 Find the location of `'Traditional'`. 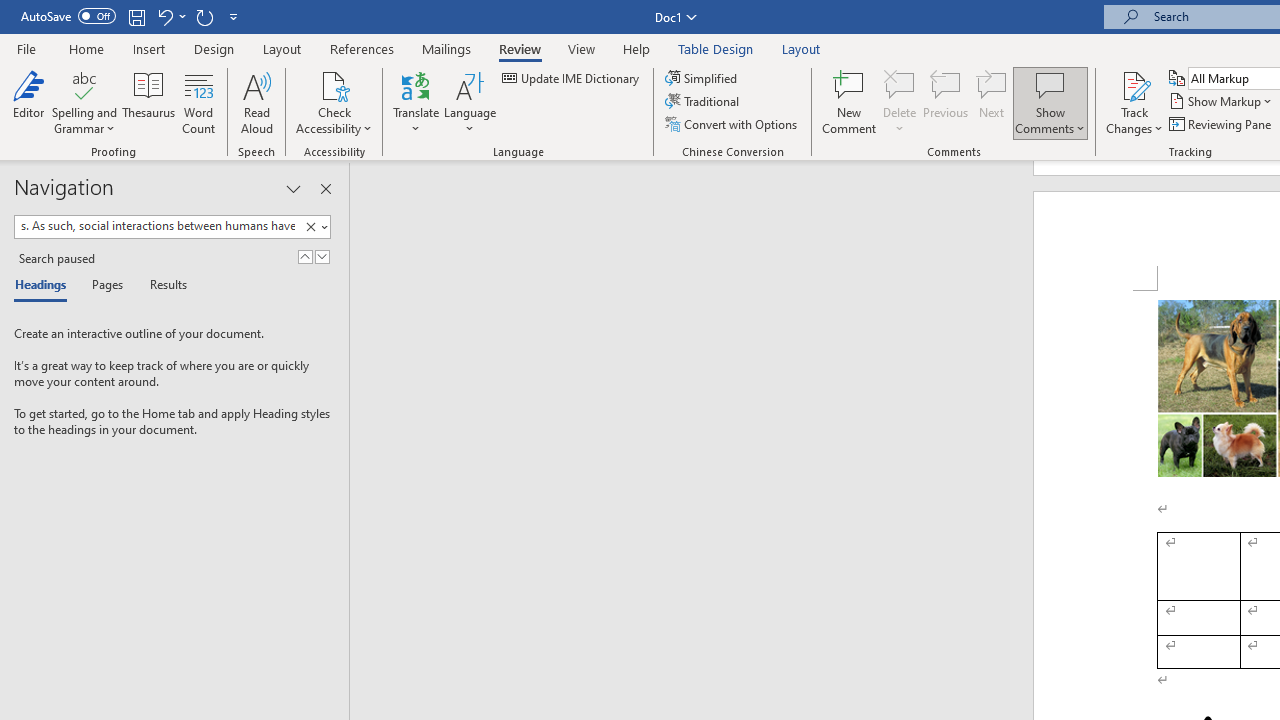

'Traditional' is located at coordinates (704, 101).